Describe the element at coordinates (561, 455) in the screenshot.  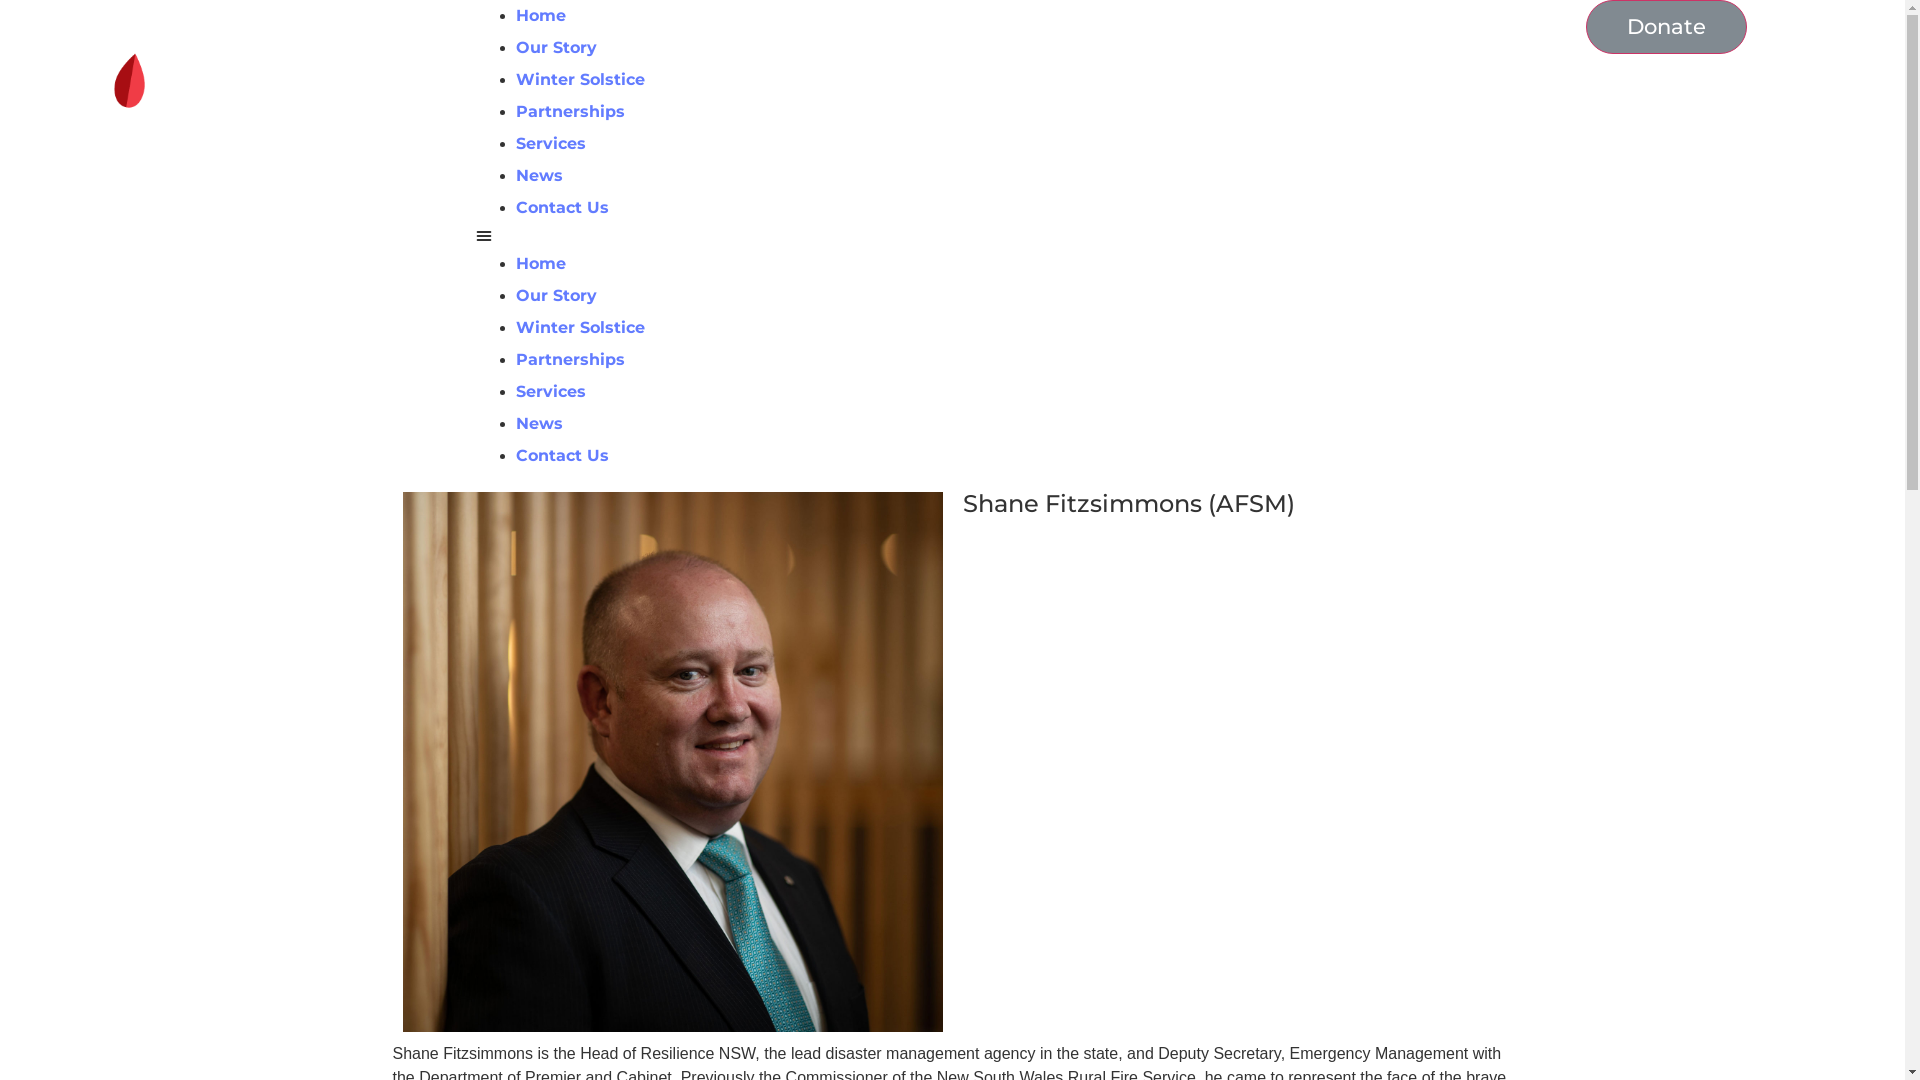
I see `'Contact Us'` at that location.